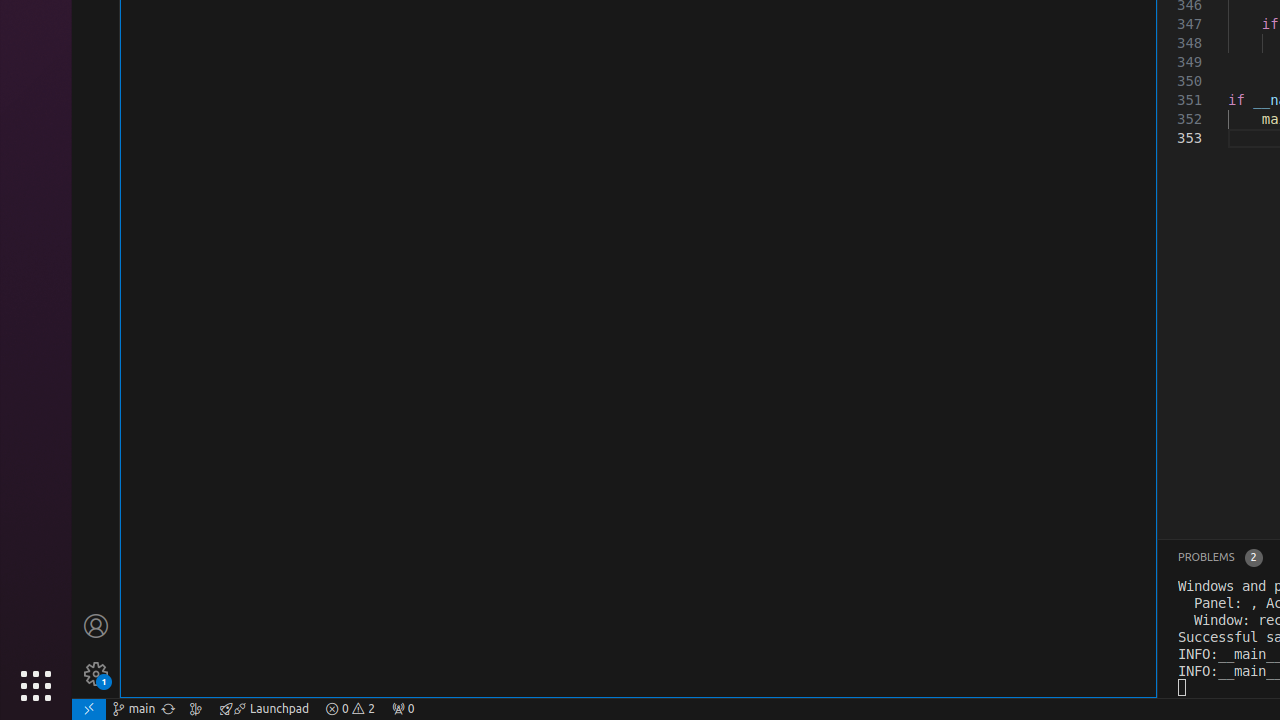  I want to click on 'Accounts', so click(95, 624).